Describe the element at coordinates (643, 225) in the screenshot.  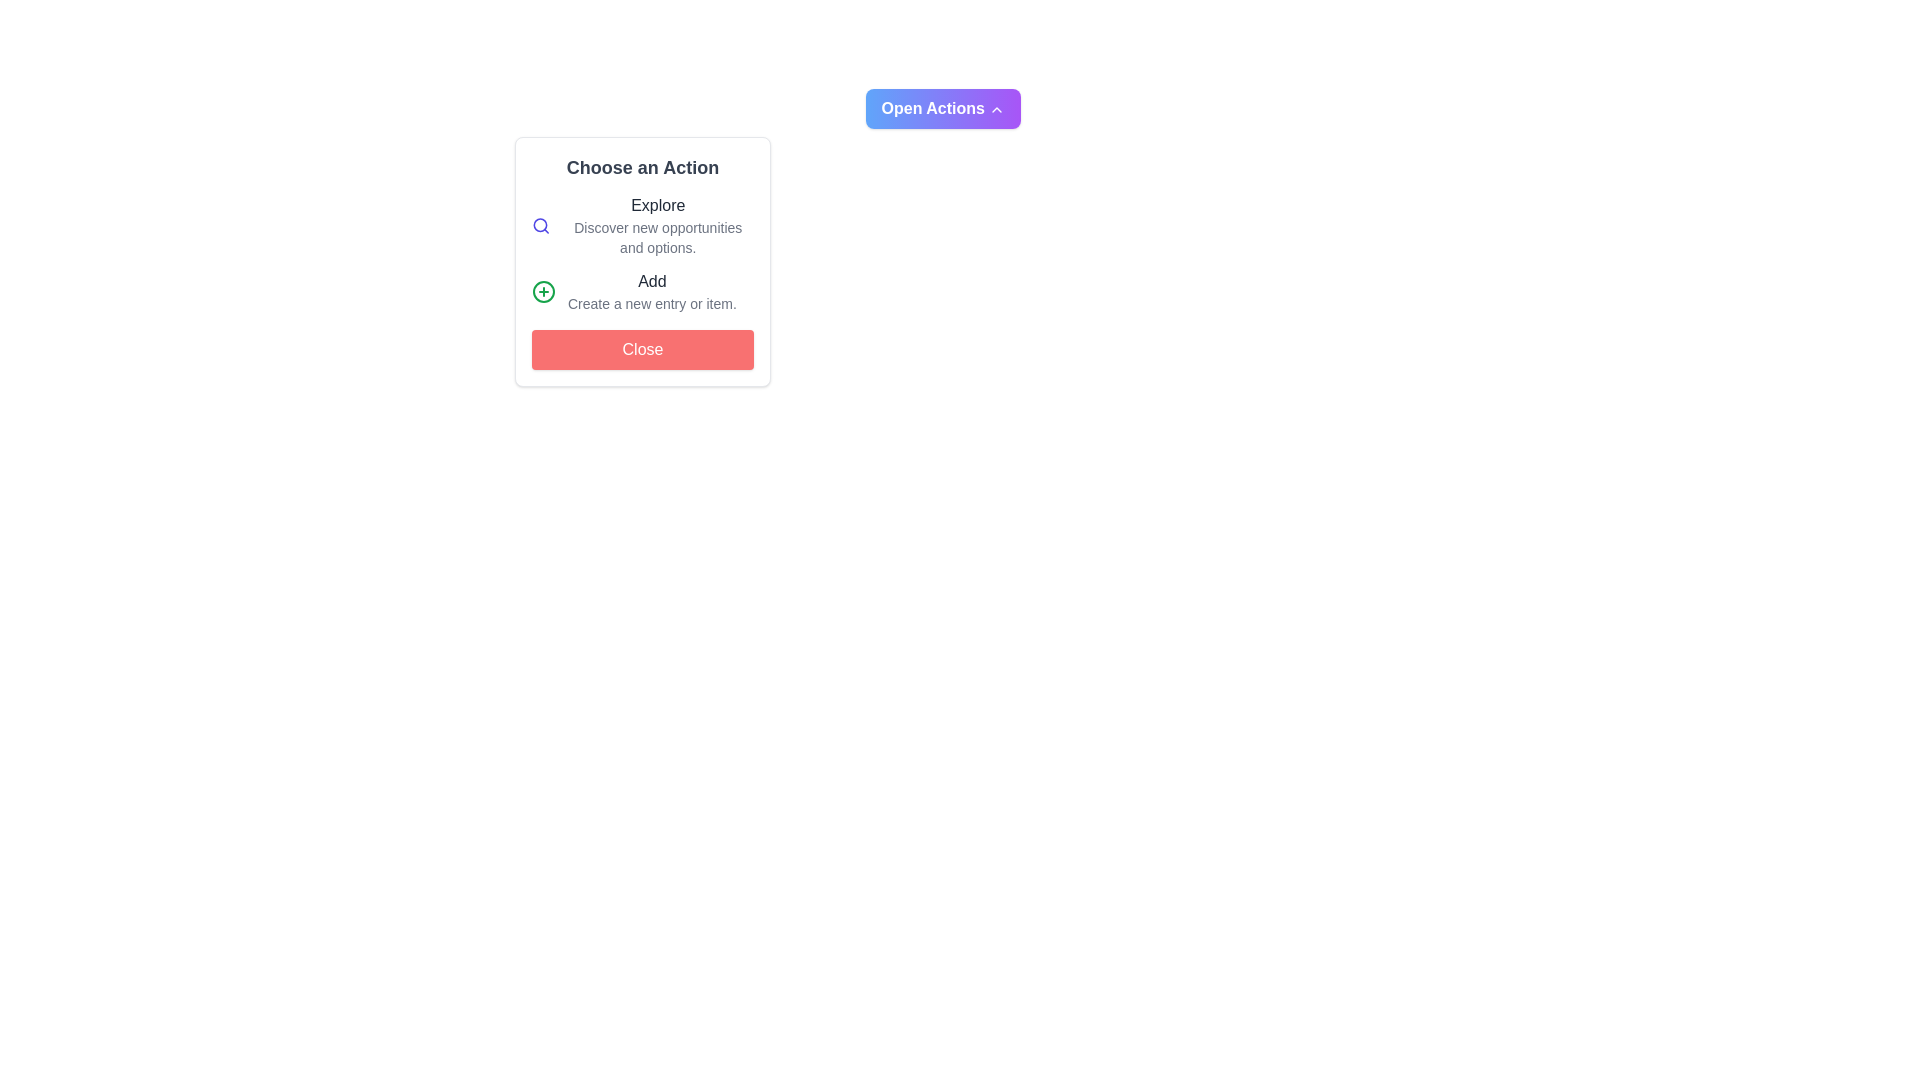
I see `the informational text element located in the 'Choose an Action' modal, which is positioned above the 'Add' option, to explore new opportunities and options` at that location.